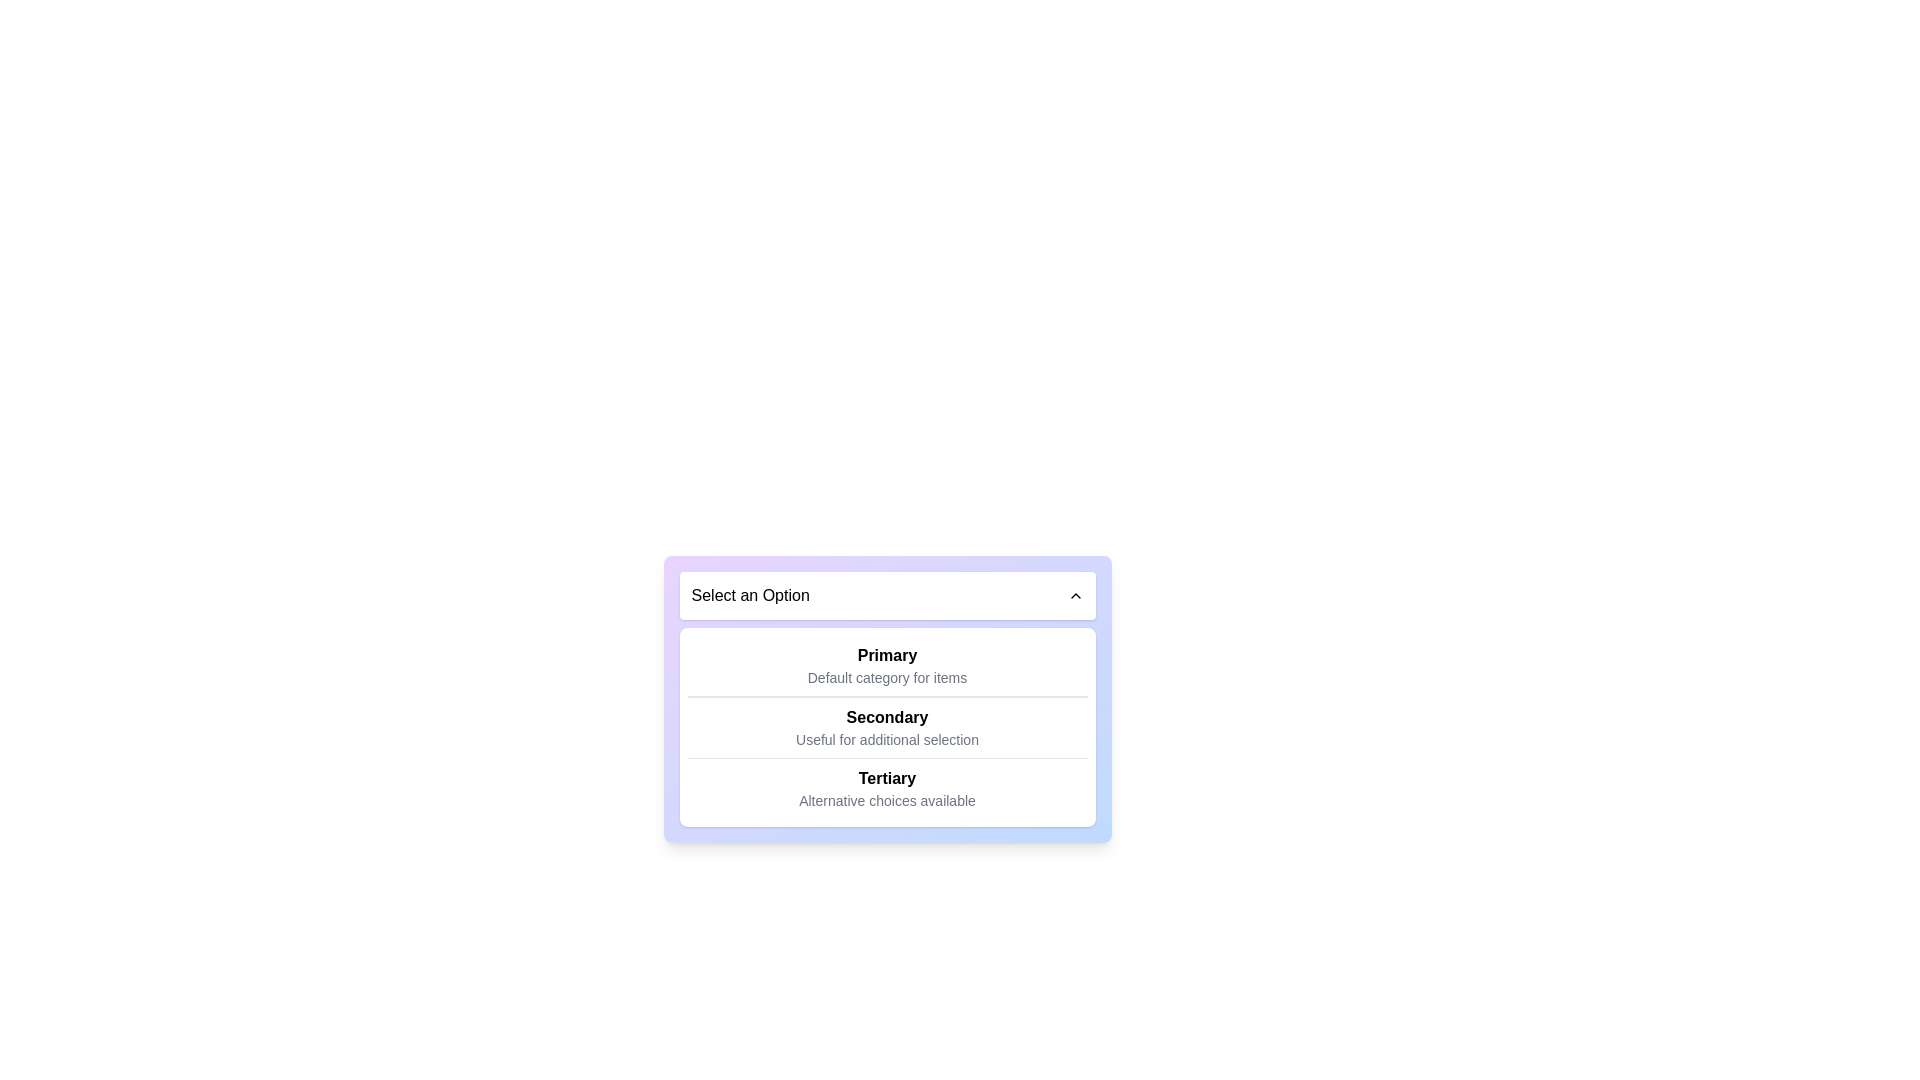 The width and height of the screenshot is (1920, 1080). What do you see at coordinates (886, 787) in the screenshot?
I see `the 'Tertiary' option in the list, which is the last item below 'Primary' and 'Secondary'` at bounding box center [886, 787].